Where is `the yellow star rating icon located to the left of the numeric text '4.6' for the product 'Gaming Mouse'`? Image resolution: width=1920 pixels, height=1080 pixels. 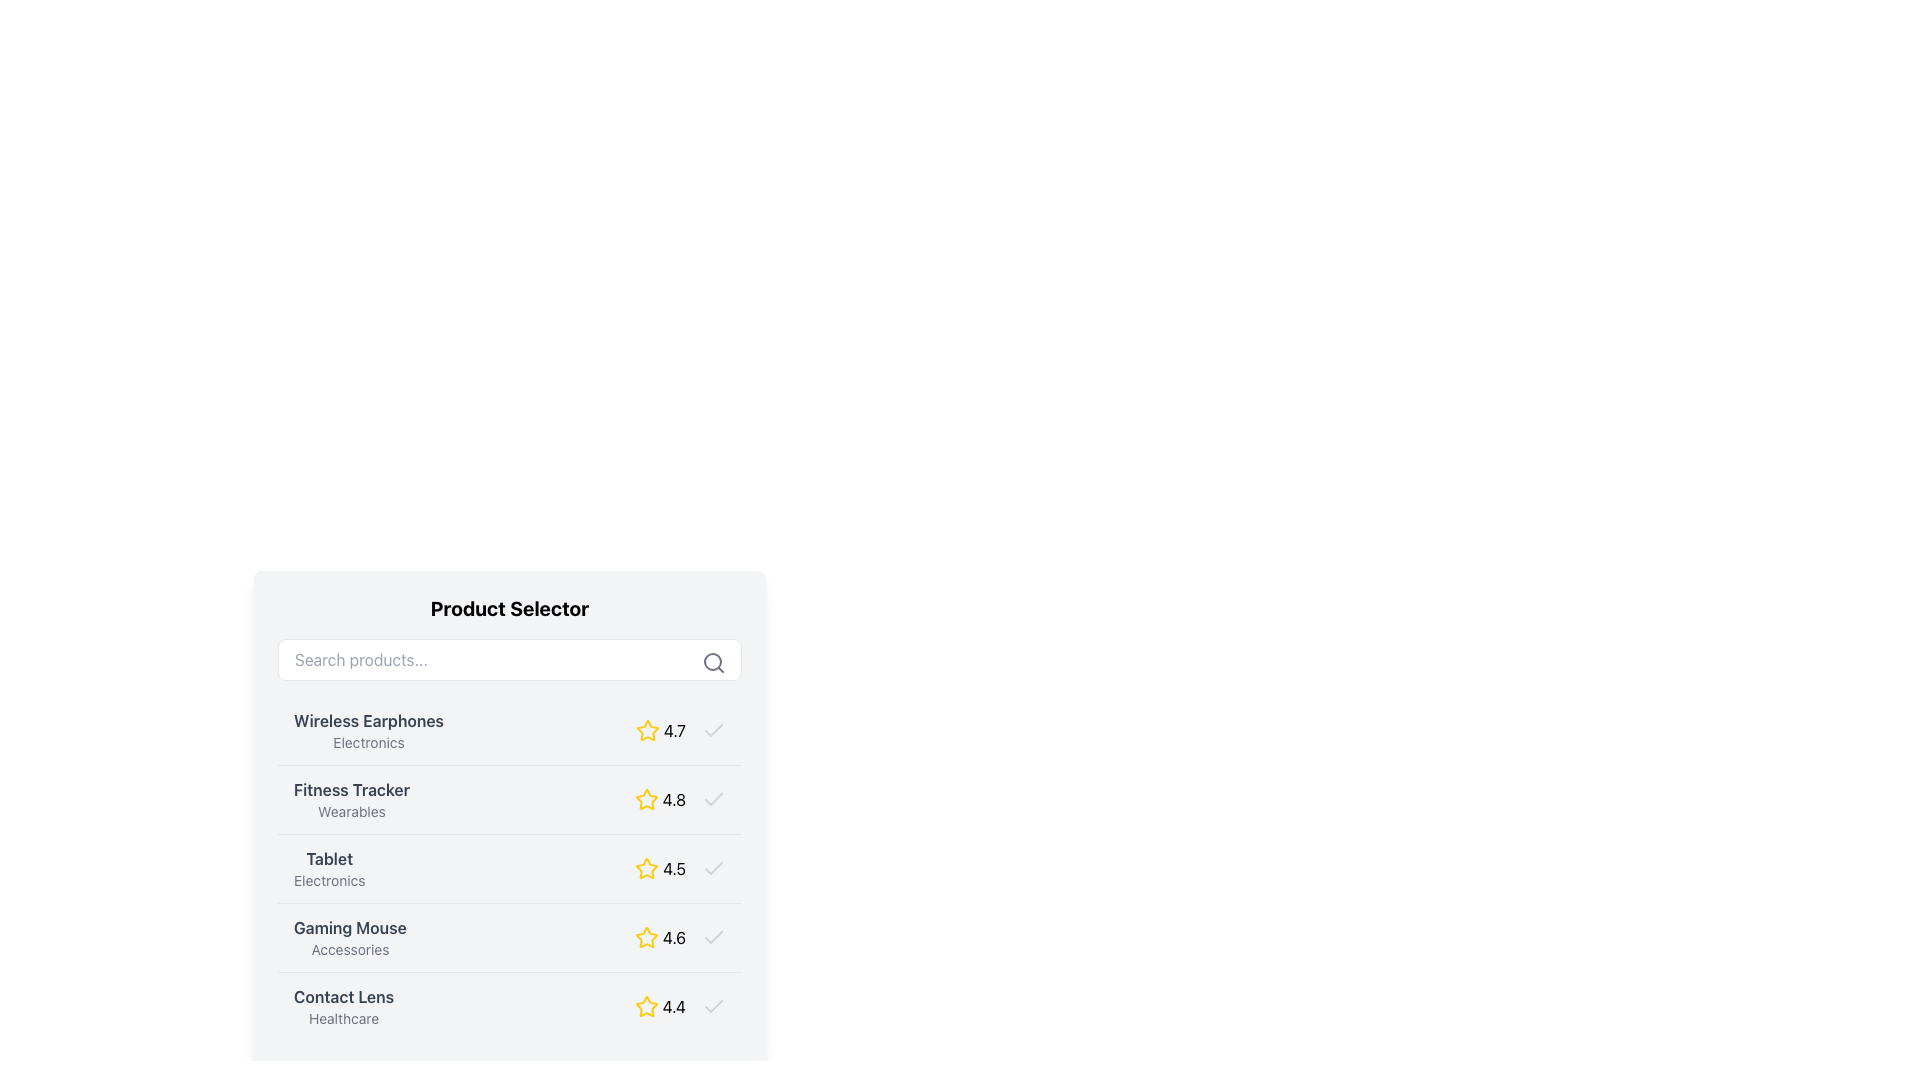 the yellow star rating icon located to the left of the numeric text '4.6' for the product 'Gaming Mouse' is located at coordinates (646, 937).